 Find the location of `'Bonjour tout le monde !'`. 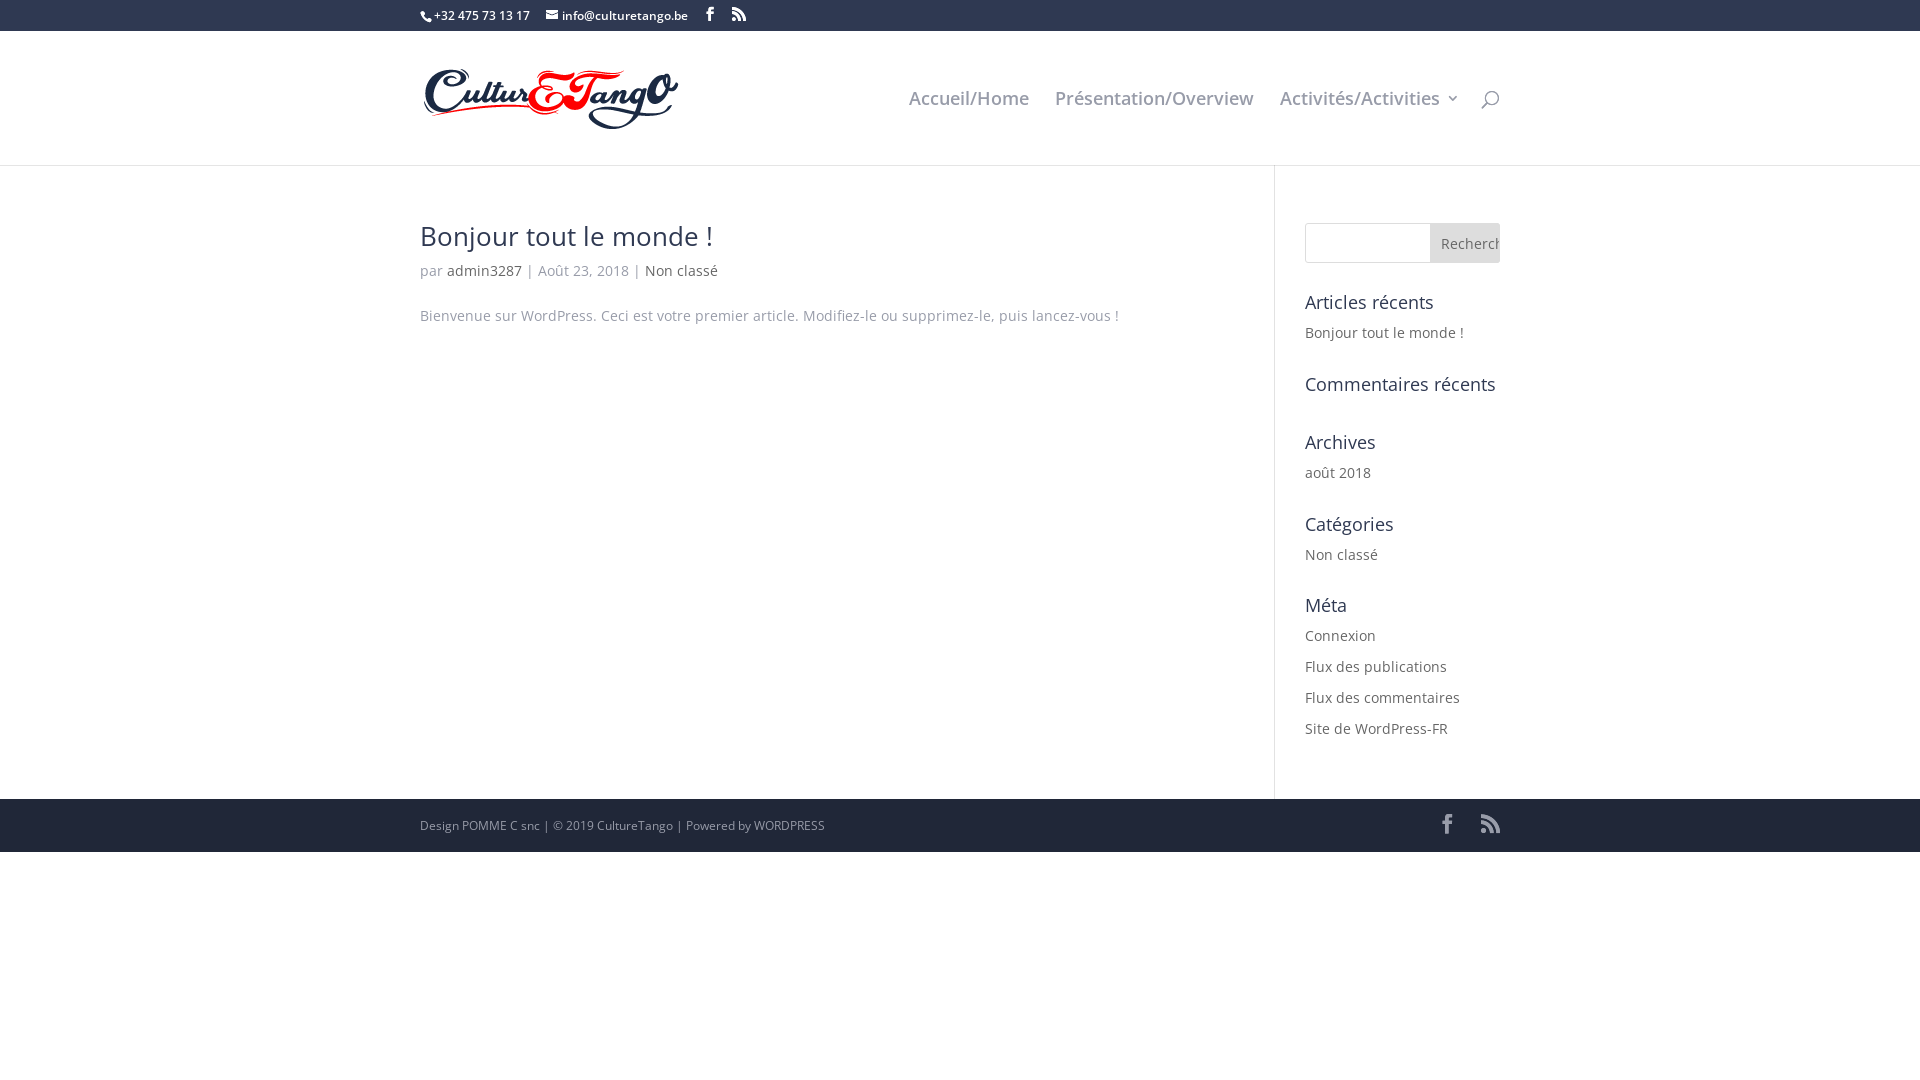

'Bonjour tout le monde !' is located at coordinates (565, 234).